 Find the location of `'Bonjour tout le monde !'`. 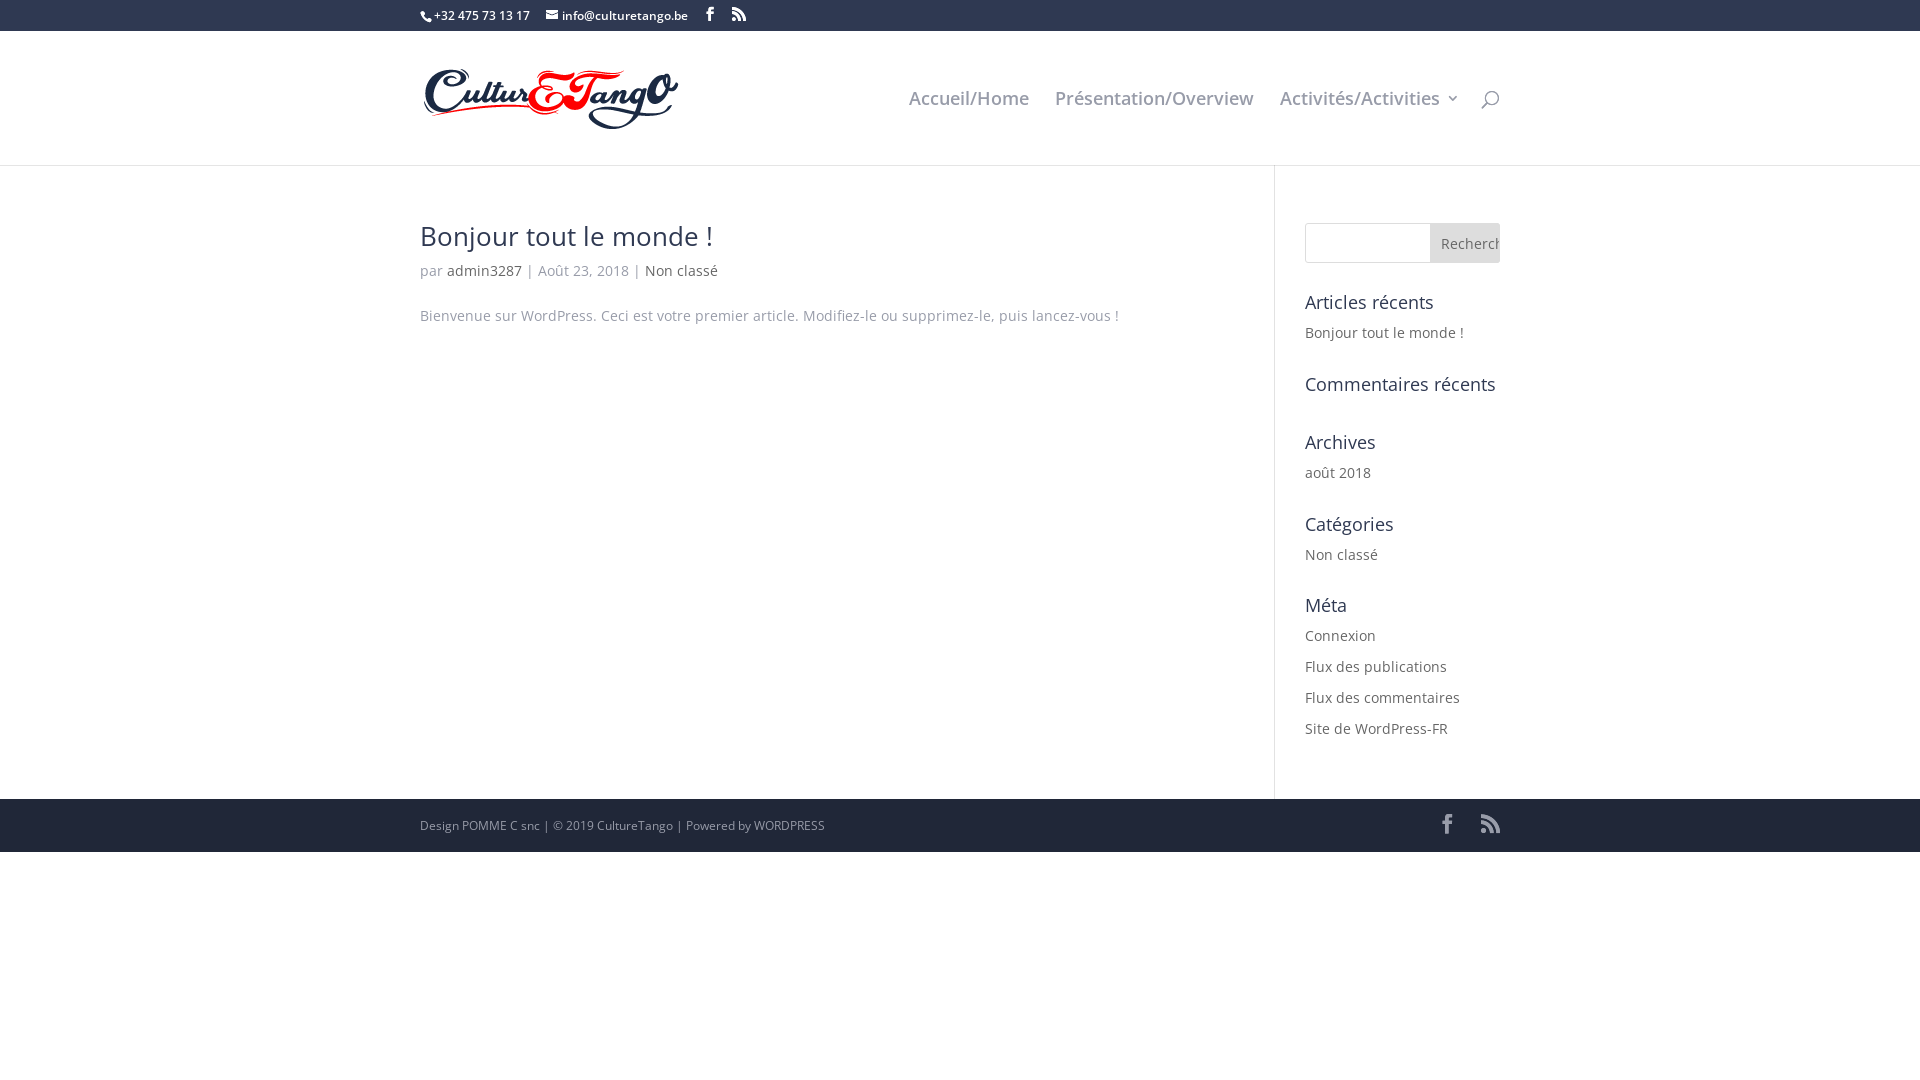

'Bonjour tout le monde !' is located at coordinates (565, 234).